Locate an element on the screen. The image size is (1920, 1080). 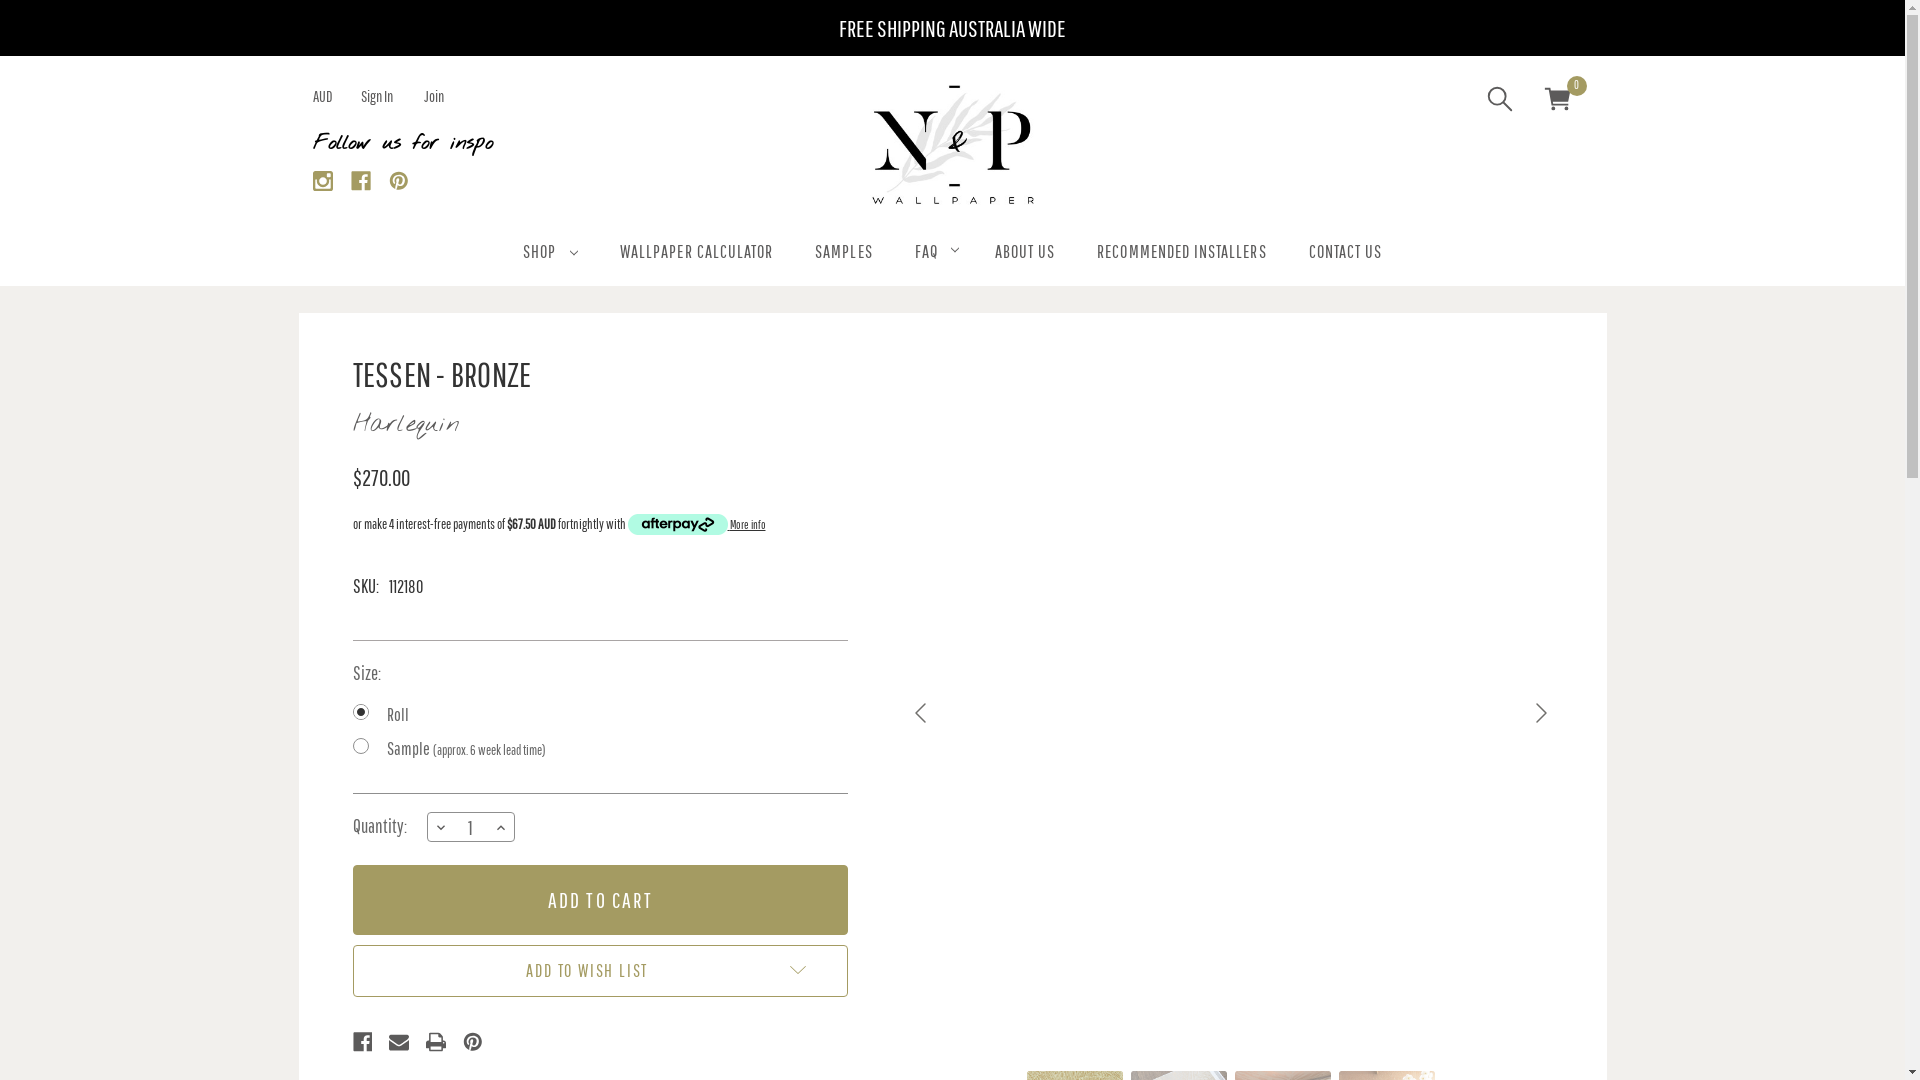
'RECOMMENDED INSTALLERS' is located at coordinates (1074, 253).